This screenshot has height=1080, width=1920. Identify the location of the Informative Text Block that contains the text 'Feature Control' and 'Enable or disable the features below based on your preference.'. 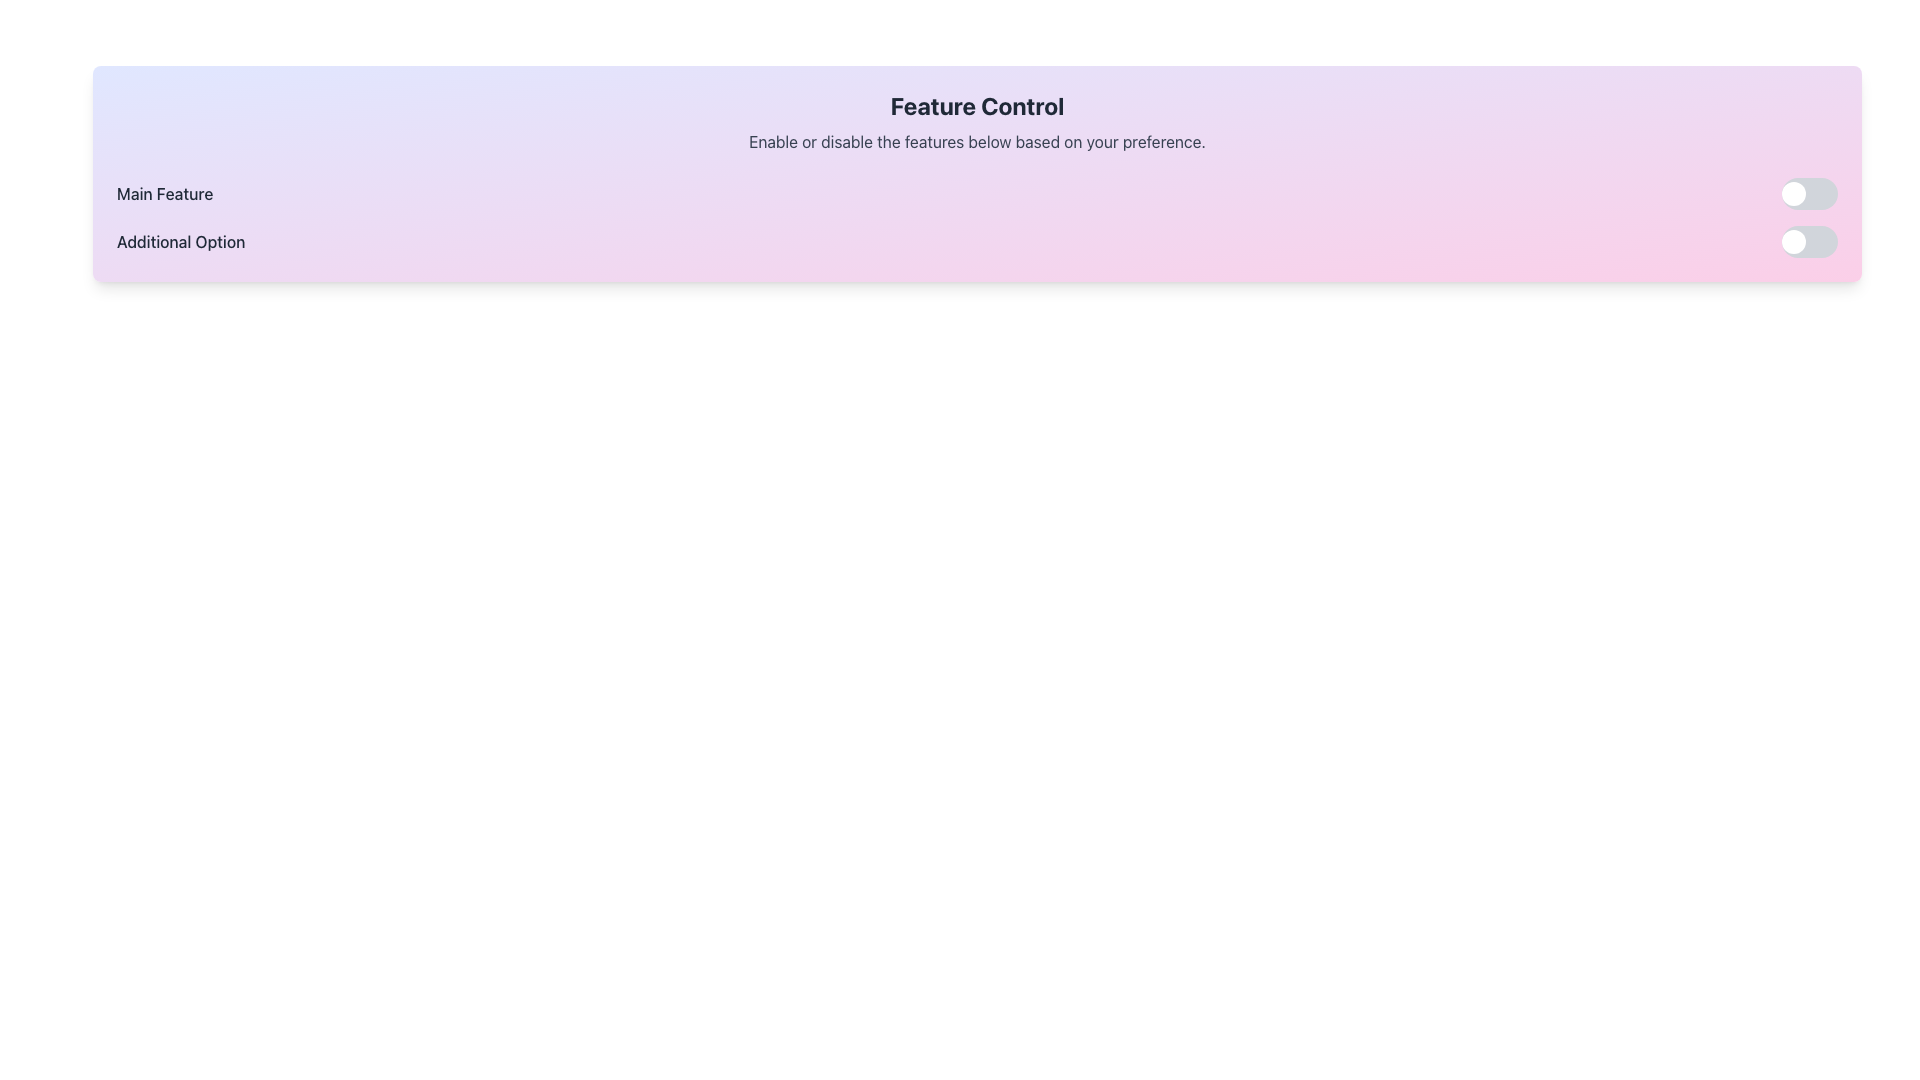
(977, 122).